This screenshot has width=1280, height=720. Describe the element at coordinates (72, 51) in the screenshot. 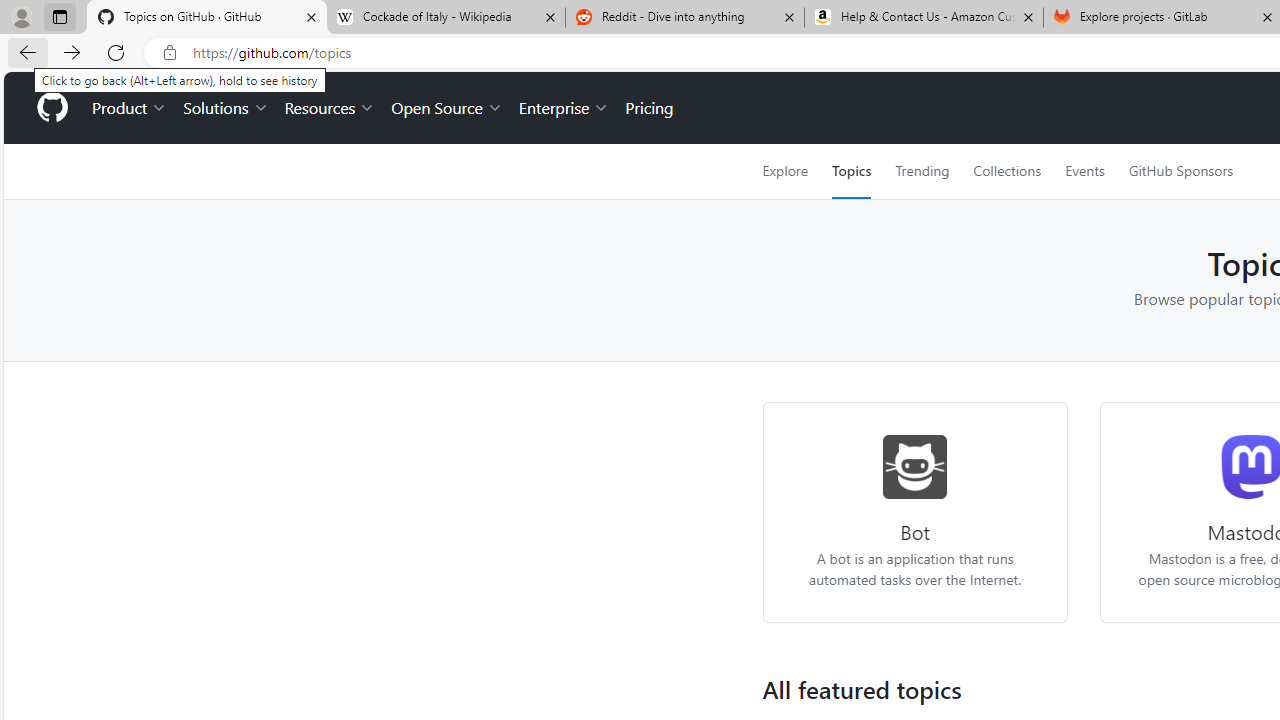

I see `'Forward'` at that location.